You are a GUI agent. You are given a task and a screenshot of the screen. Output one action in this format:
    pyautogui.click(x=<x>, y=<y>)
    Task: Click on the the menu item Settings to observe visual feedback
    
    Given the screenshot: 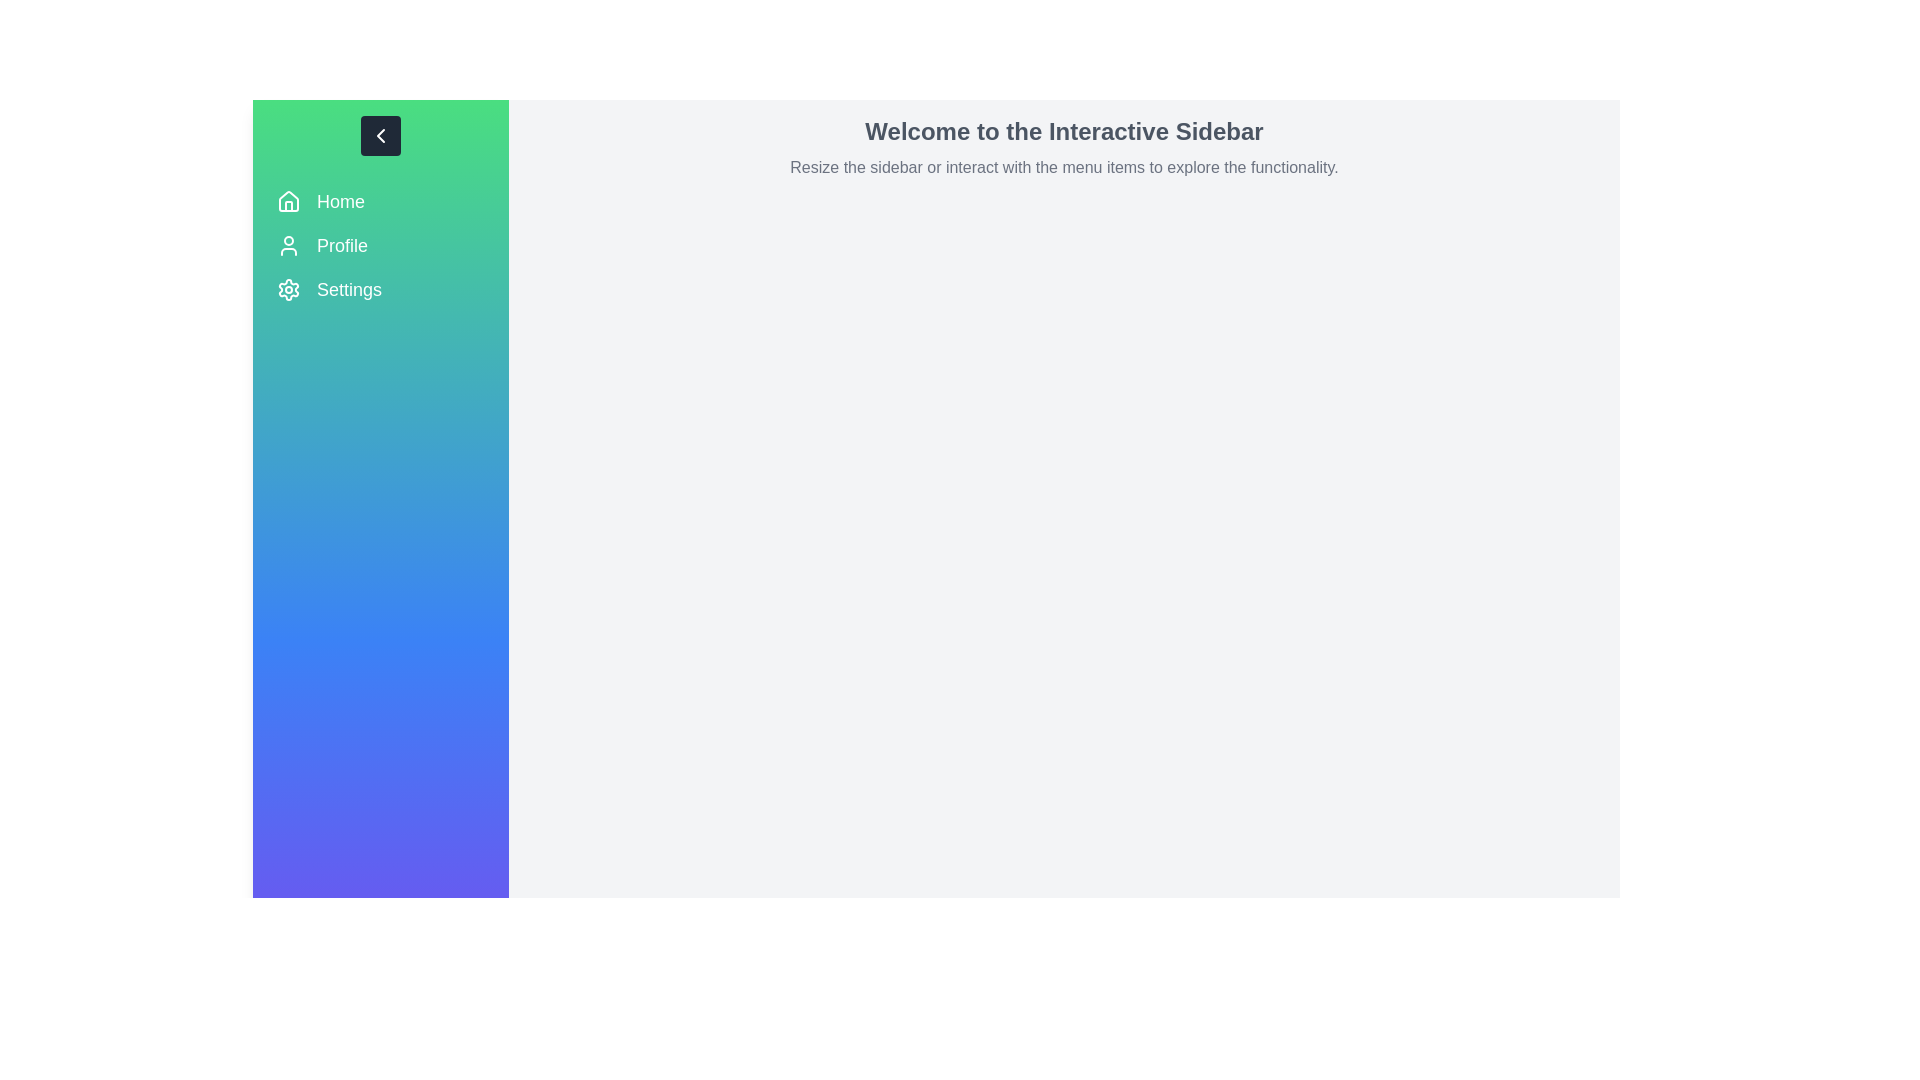 What is the action you would take?
    pyautogui.click(x=380, y=289)
    